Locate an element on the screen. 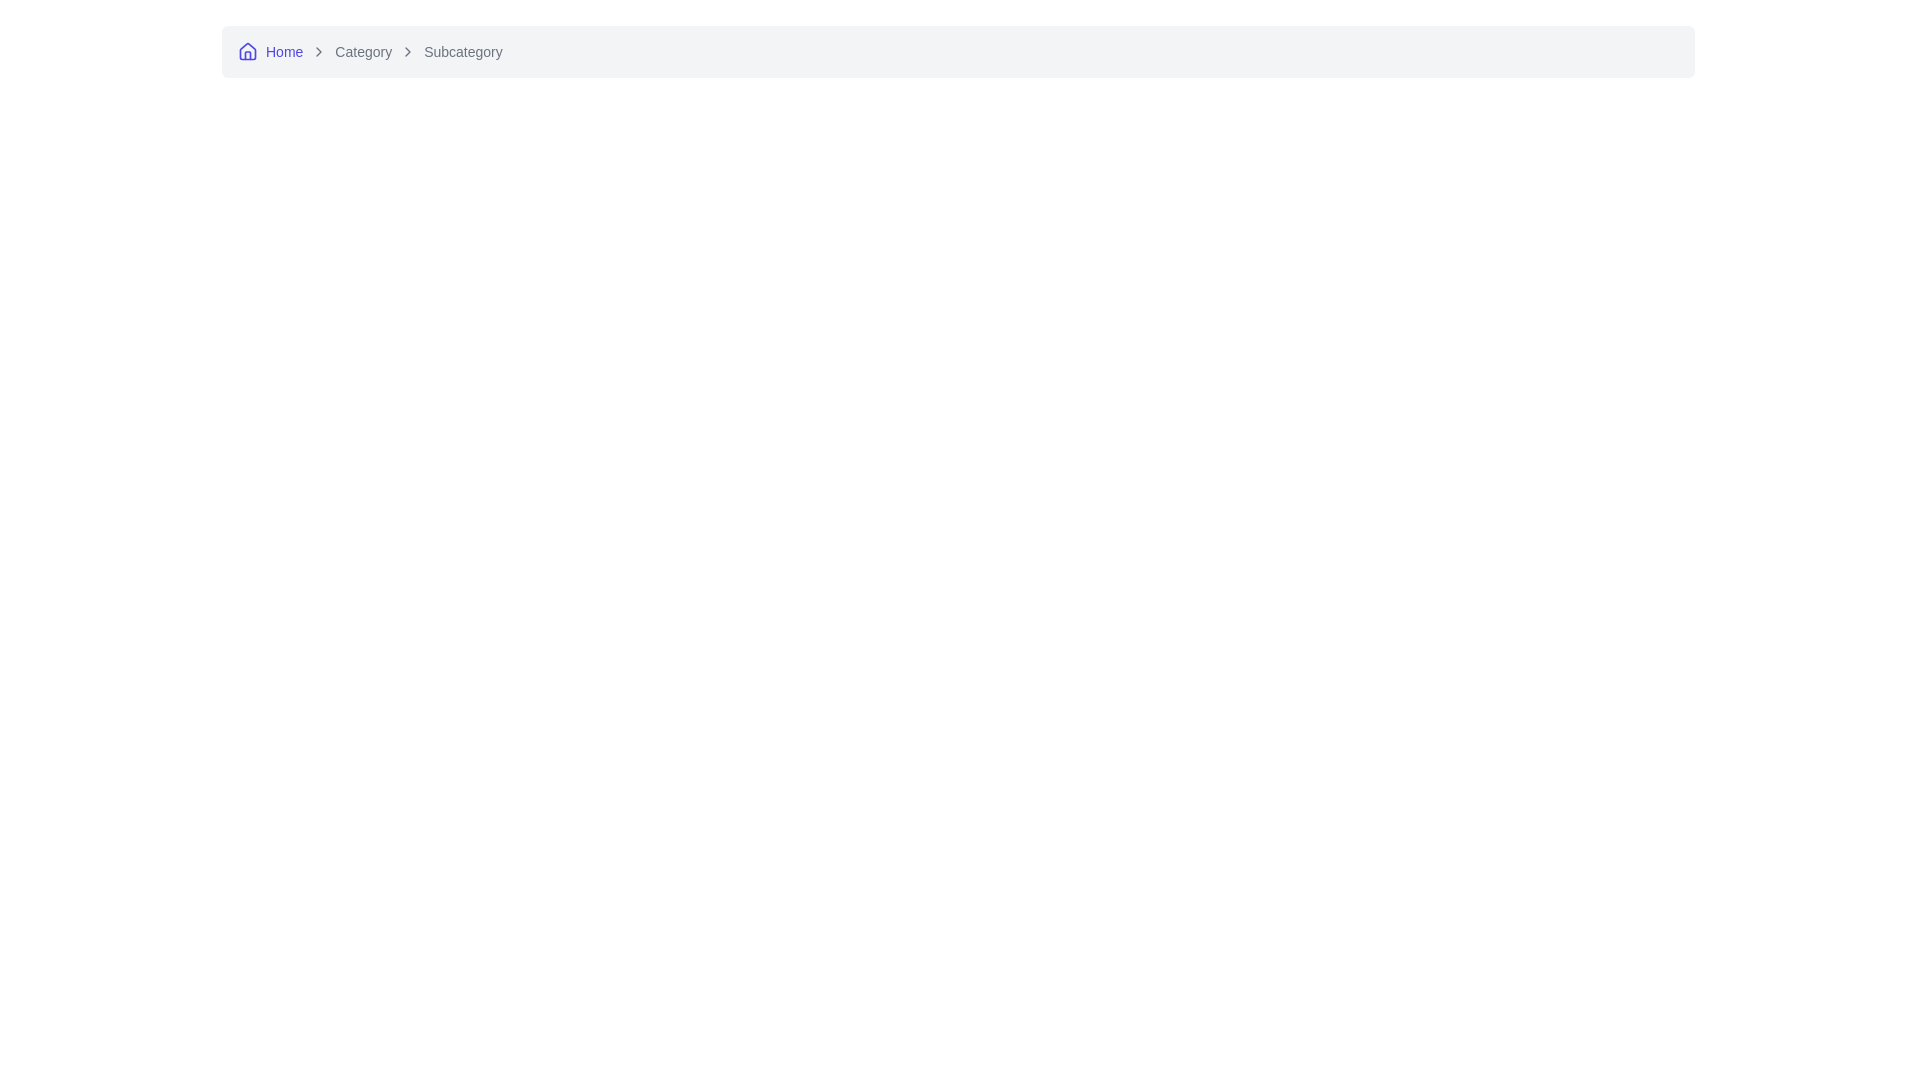 The height and width of the screenshot is (1080, 1920). the right-facing chevron icon in the breadcrumb navigation bar, which is a thin outline with a gray stroke, positioned between the 'Home' icon and the 'Category' label is located at coordinates (318, 50).